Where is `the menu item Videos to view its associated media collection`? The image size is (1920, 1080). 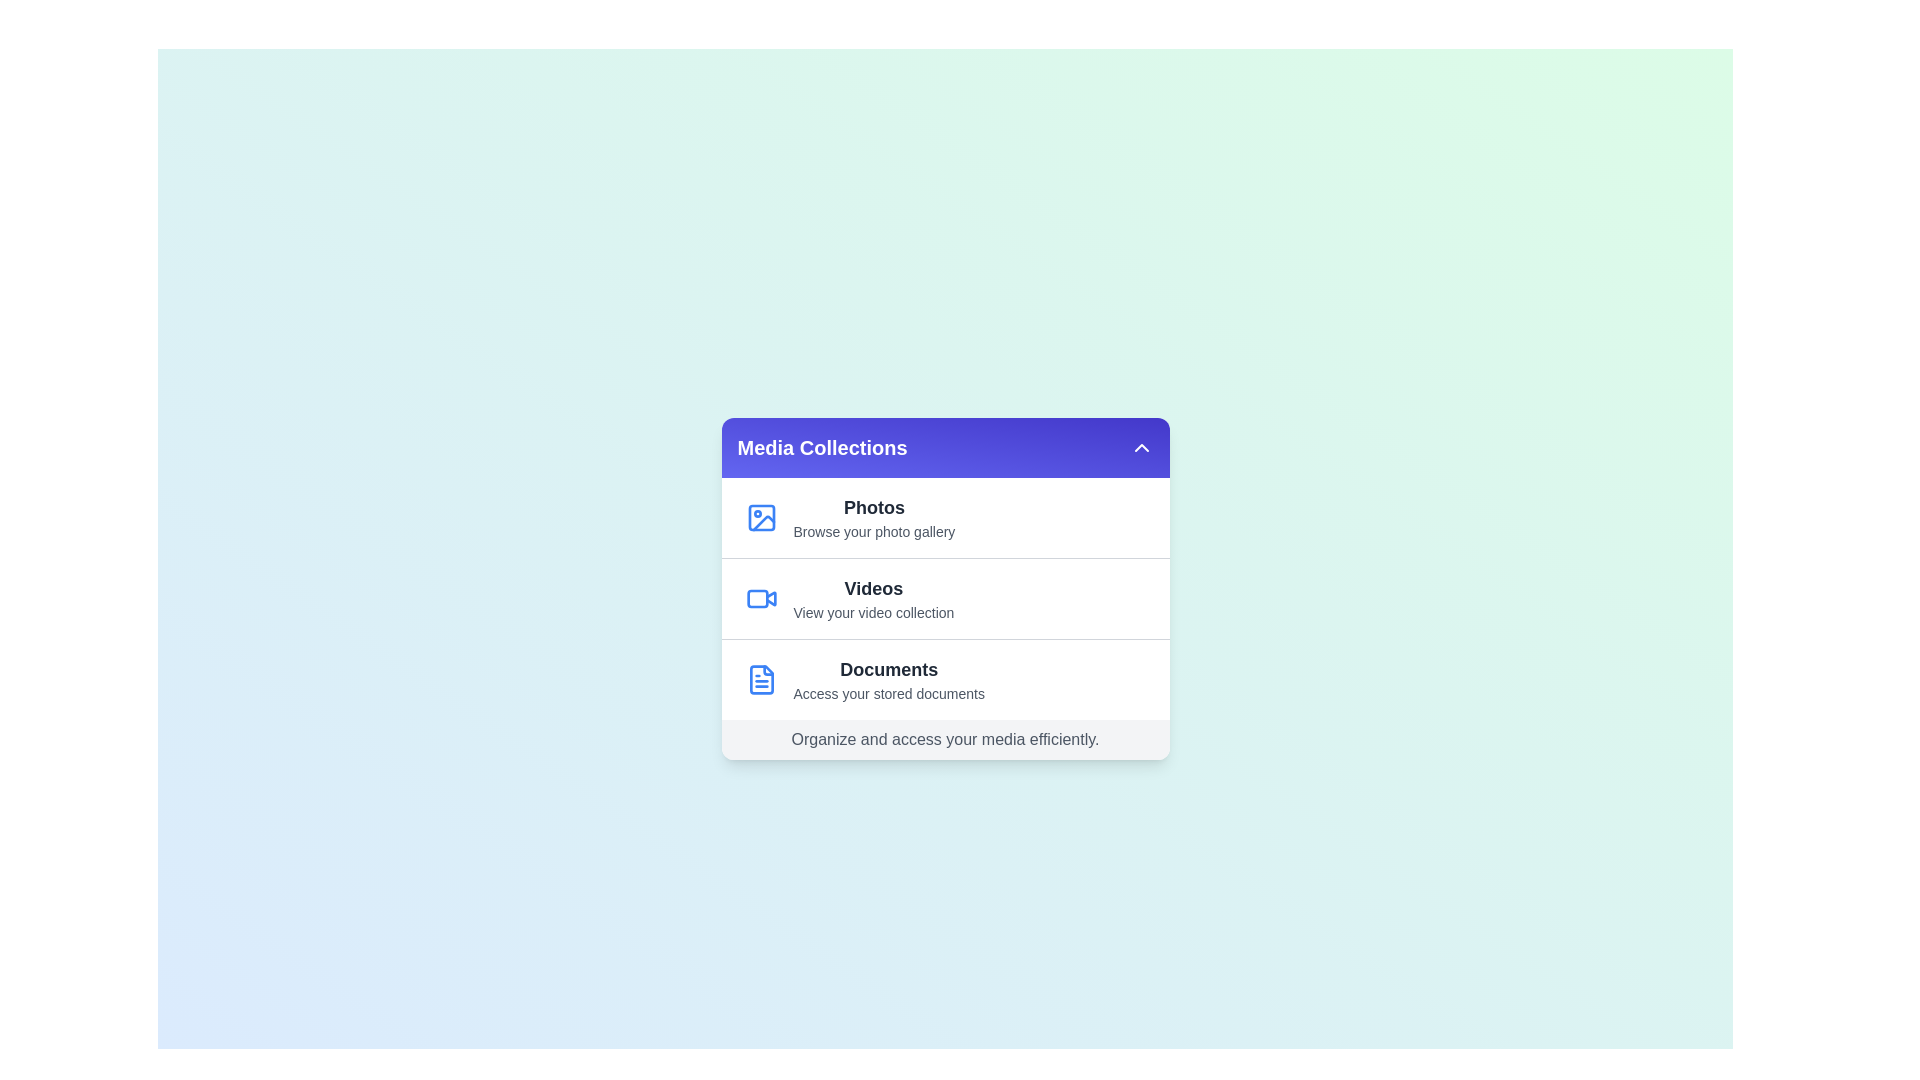 the menu item Videos to view its associated media collection is located at coordinates (944, 597).